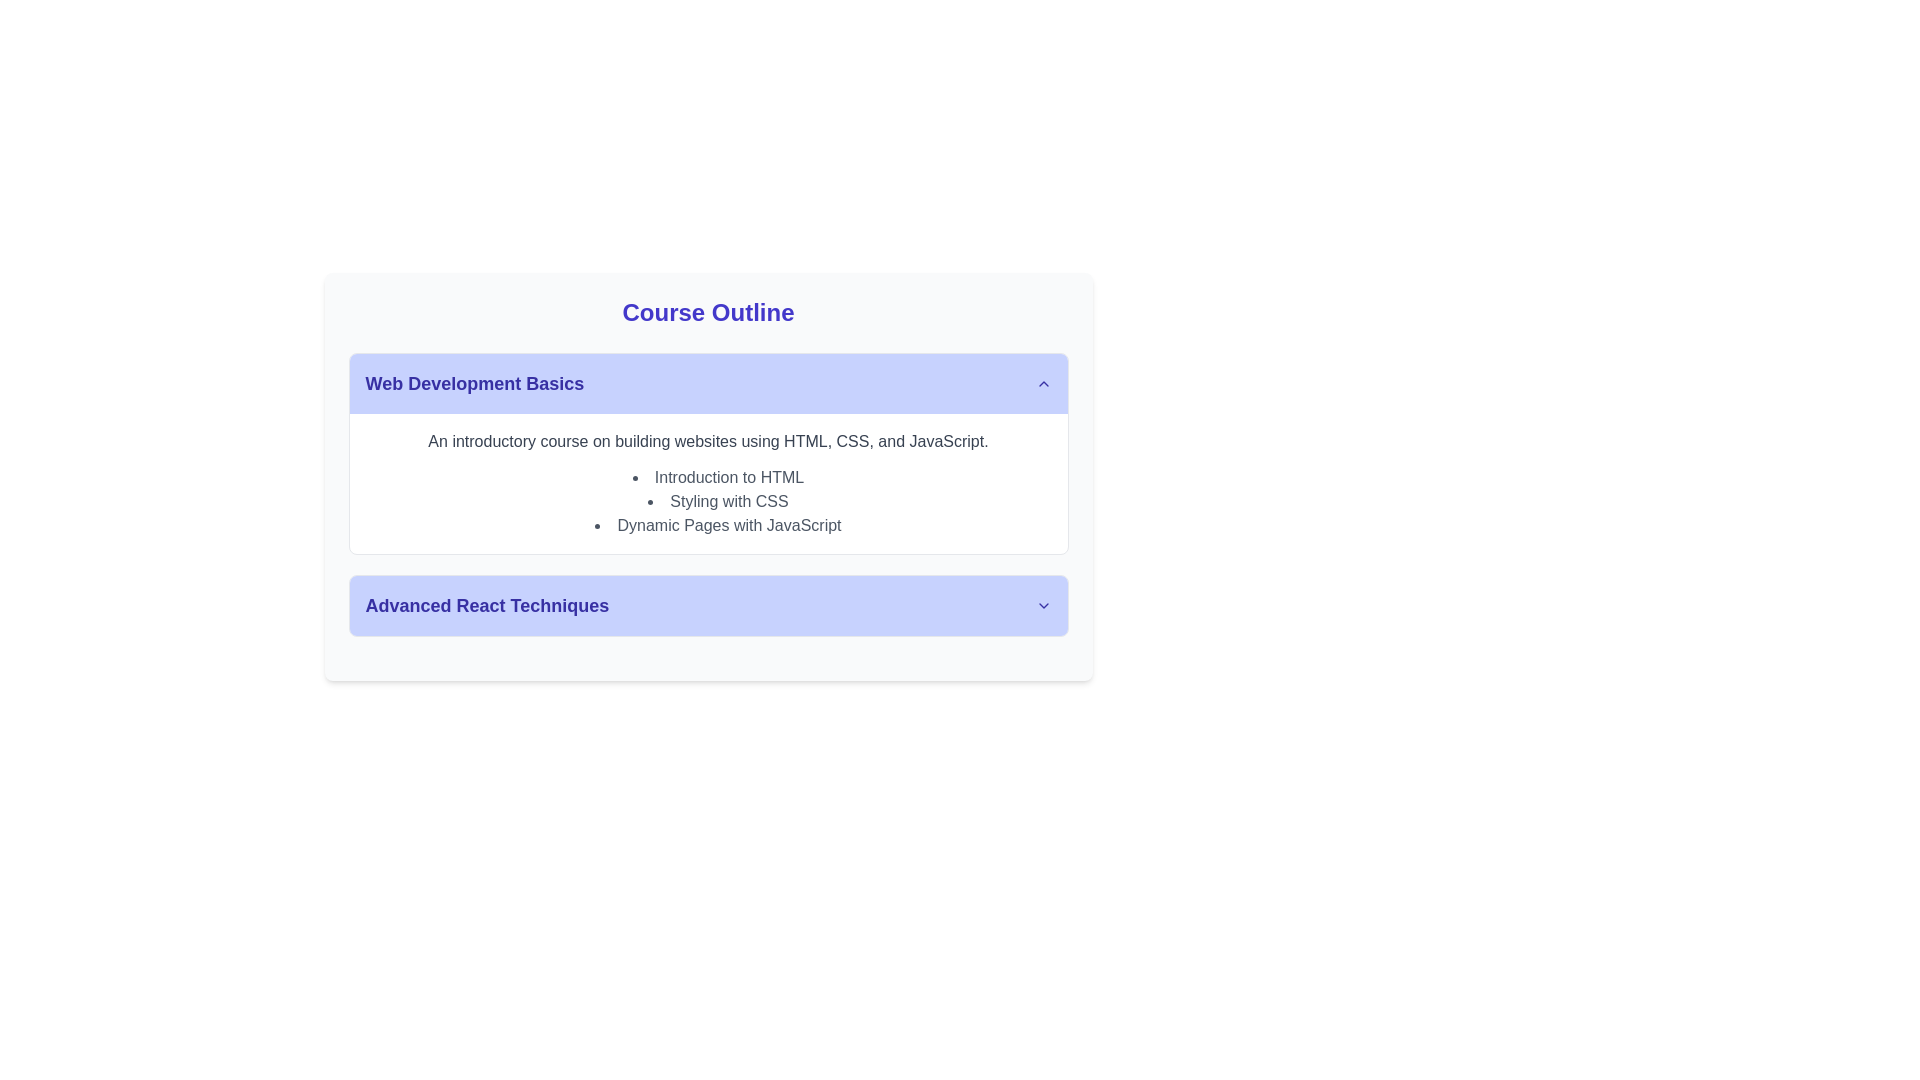 The width and height of the screenshot is (1920, 1080). Describe the element at coordinates (487, 604) in the screenshot. I see `prominently displayed text 'Advanced React Techniques' which is in bold, larger dark indigo font against a lighter indigo background, located centrally at the bottom of the 'Course Outline' card` at that location.